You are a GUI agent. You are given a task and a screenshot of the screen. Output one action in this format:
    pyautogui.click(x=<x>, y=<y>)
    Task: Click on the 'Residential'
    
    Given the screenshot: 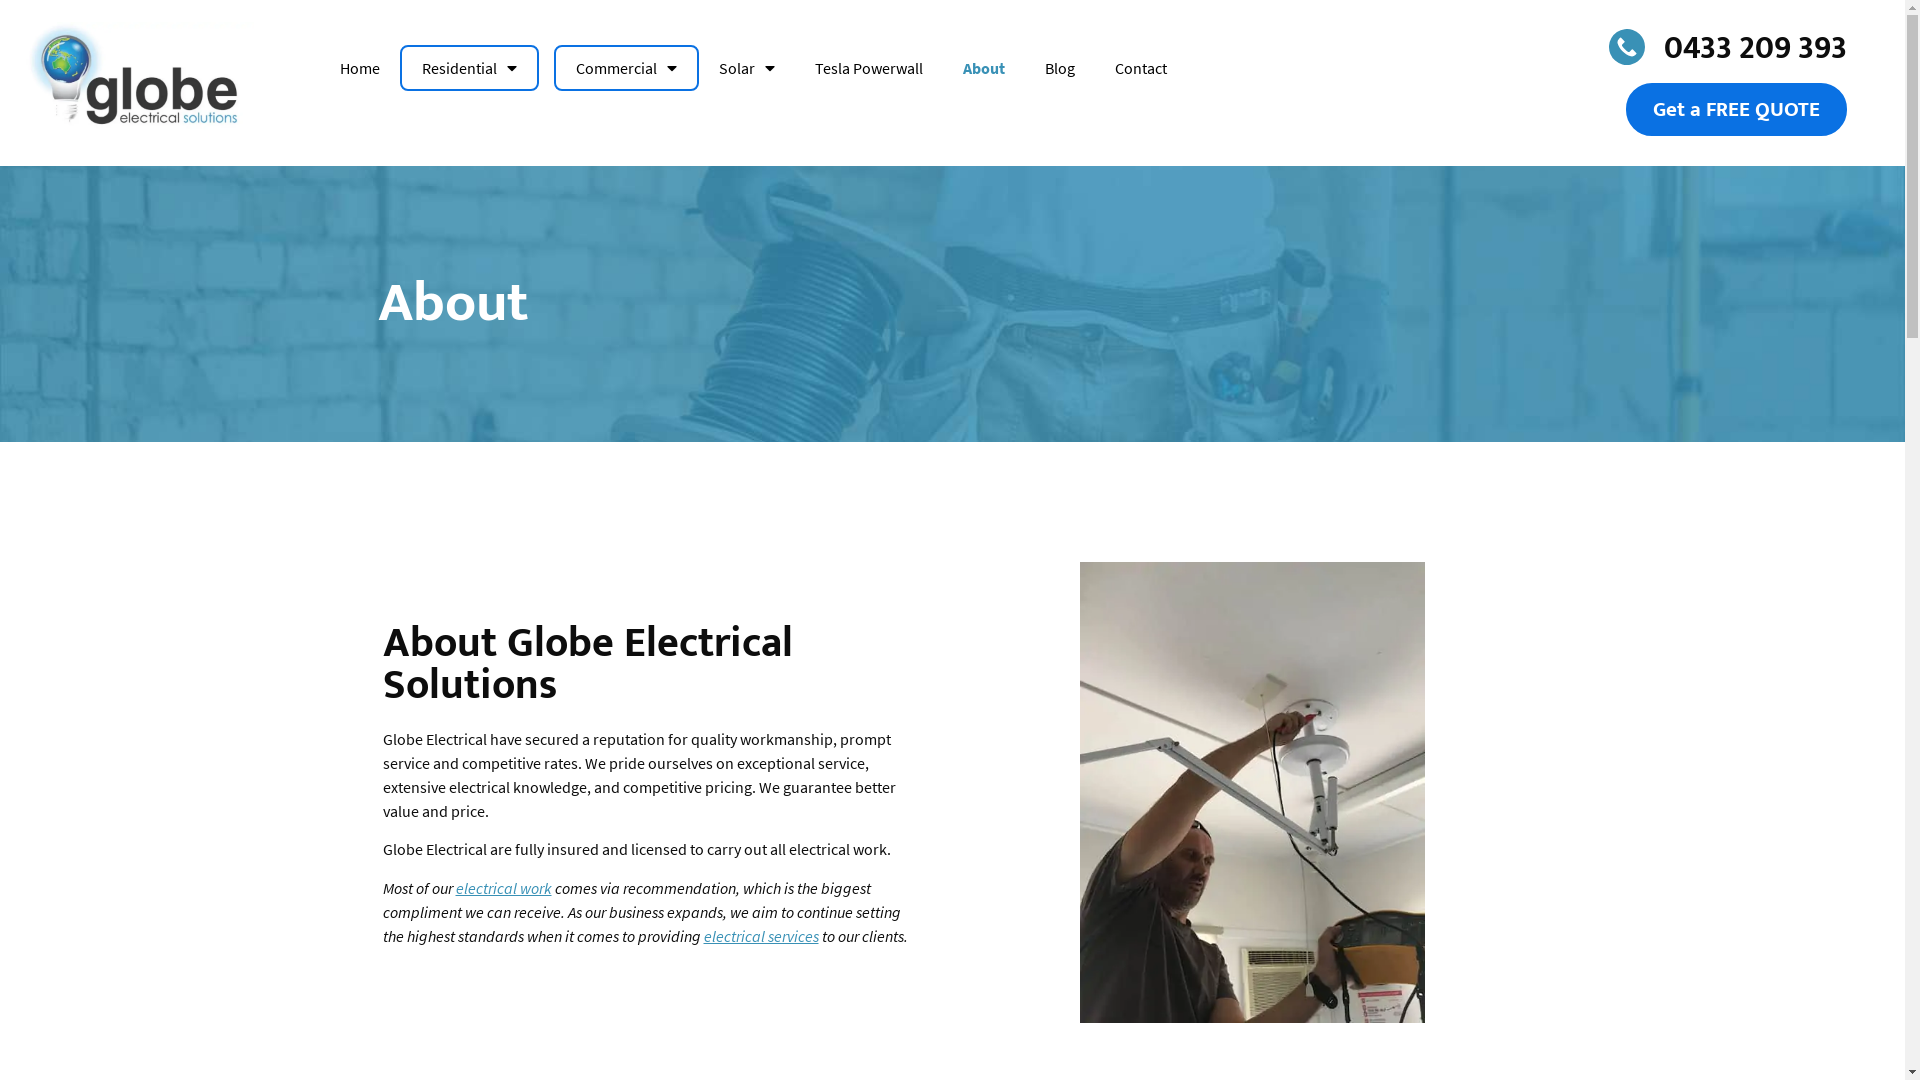 What is the action you would take?
    pyautogui.click(x=468, y=67)
    